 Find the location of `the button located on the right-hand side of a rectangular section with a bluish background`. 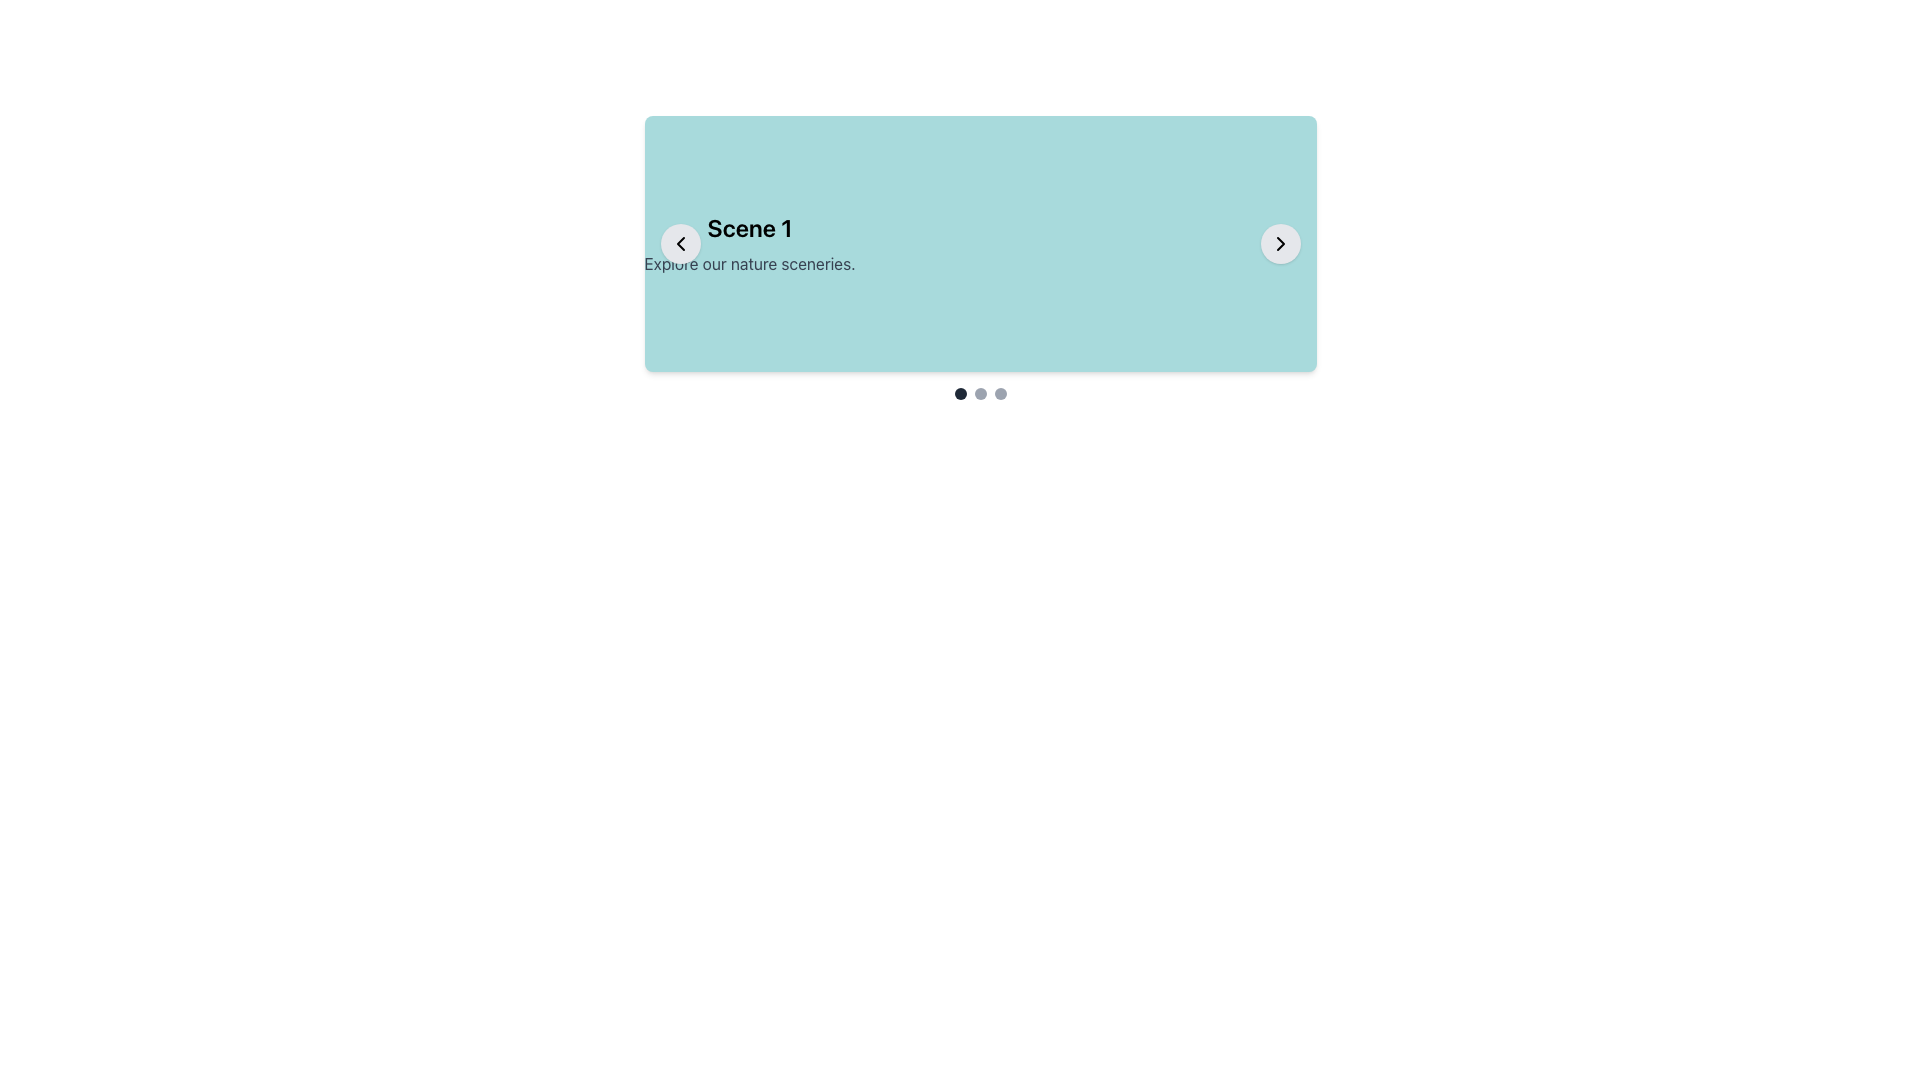

the button located on the right-hand side of a rectangular section with a bluish background is located at coordinates (1280, 242).